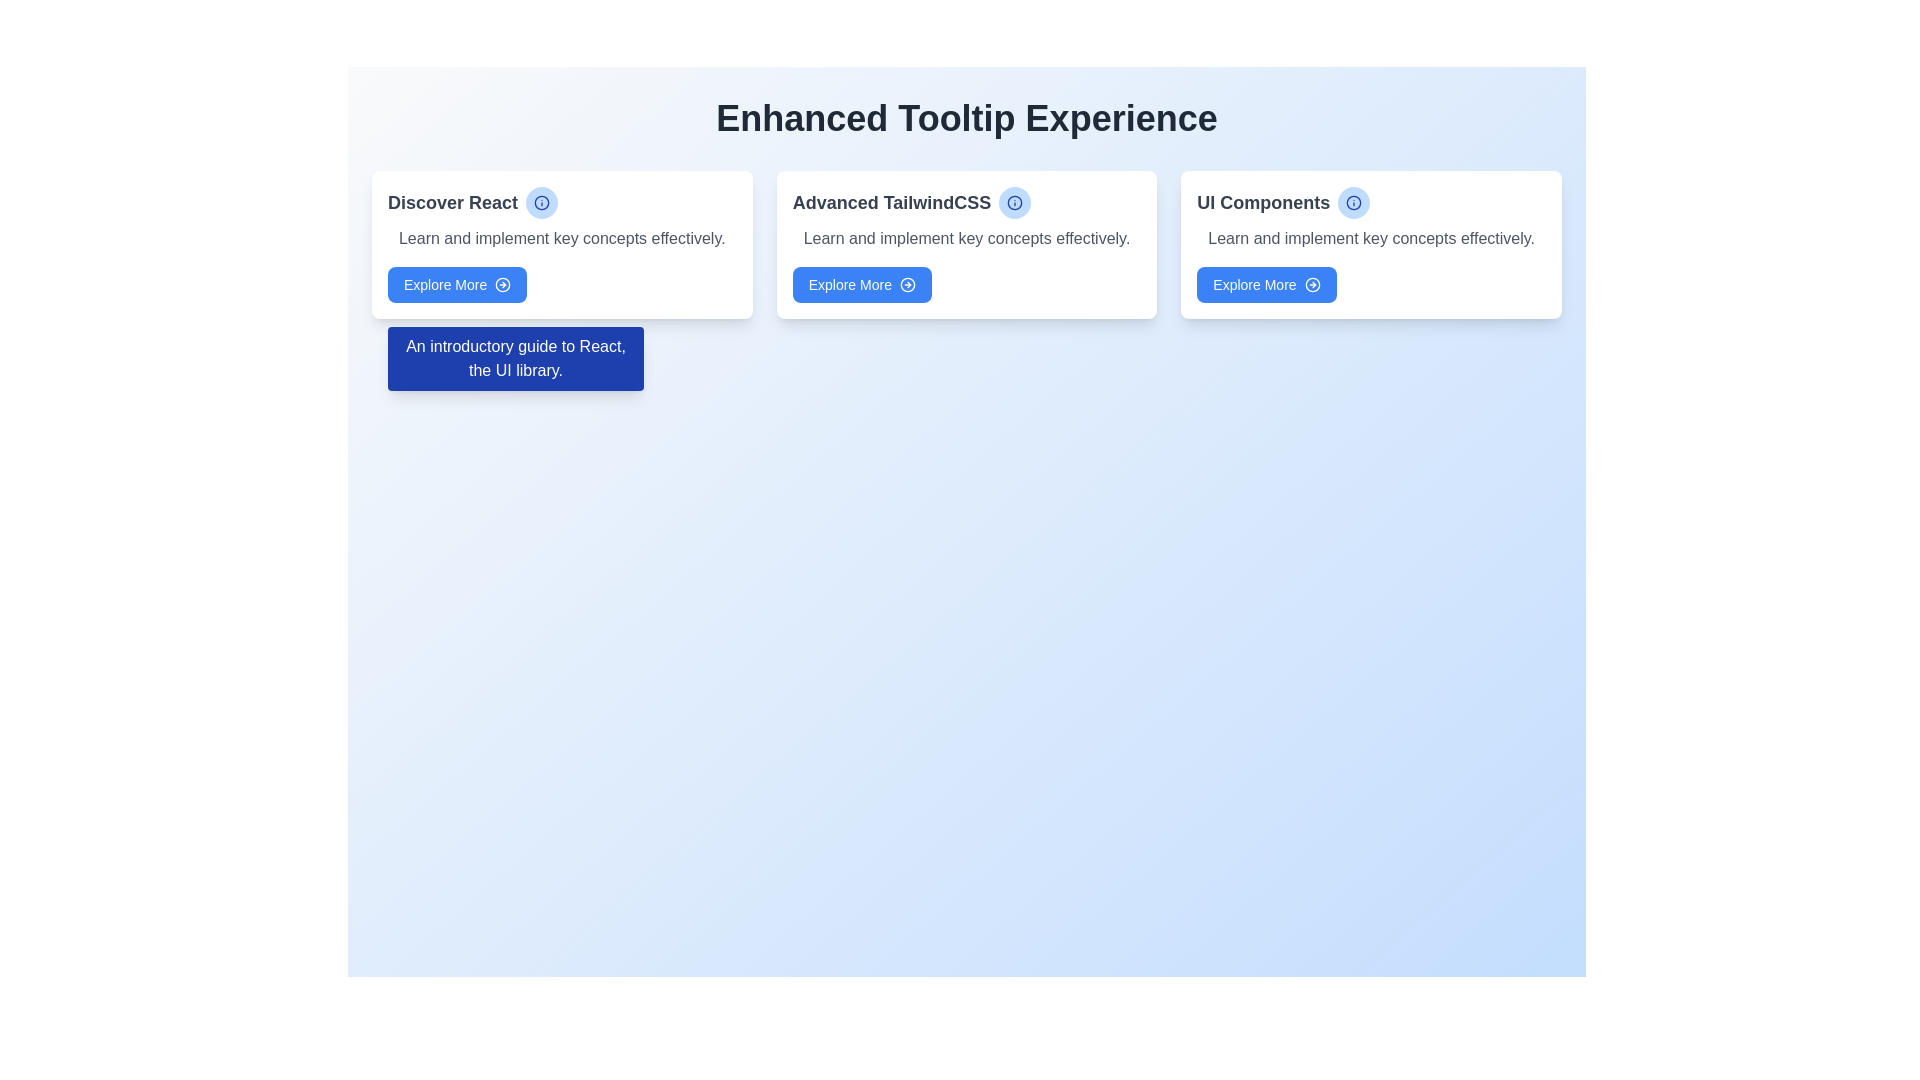 This screenshot has height=1080, width=1920. Describe the element at coordinates (862, 285) in the screenshot. I see `the button with text and icon located in the second card from the left that allows users` at that location.